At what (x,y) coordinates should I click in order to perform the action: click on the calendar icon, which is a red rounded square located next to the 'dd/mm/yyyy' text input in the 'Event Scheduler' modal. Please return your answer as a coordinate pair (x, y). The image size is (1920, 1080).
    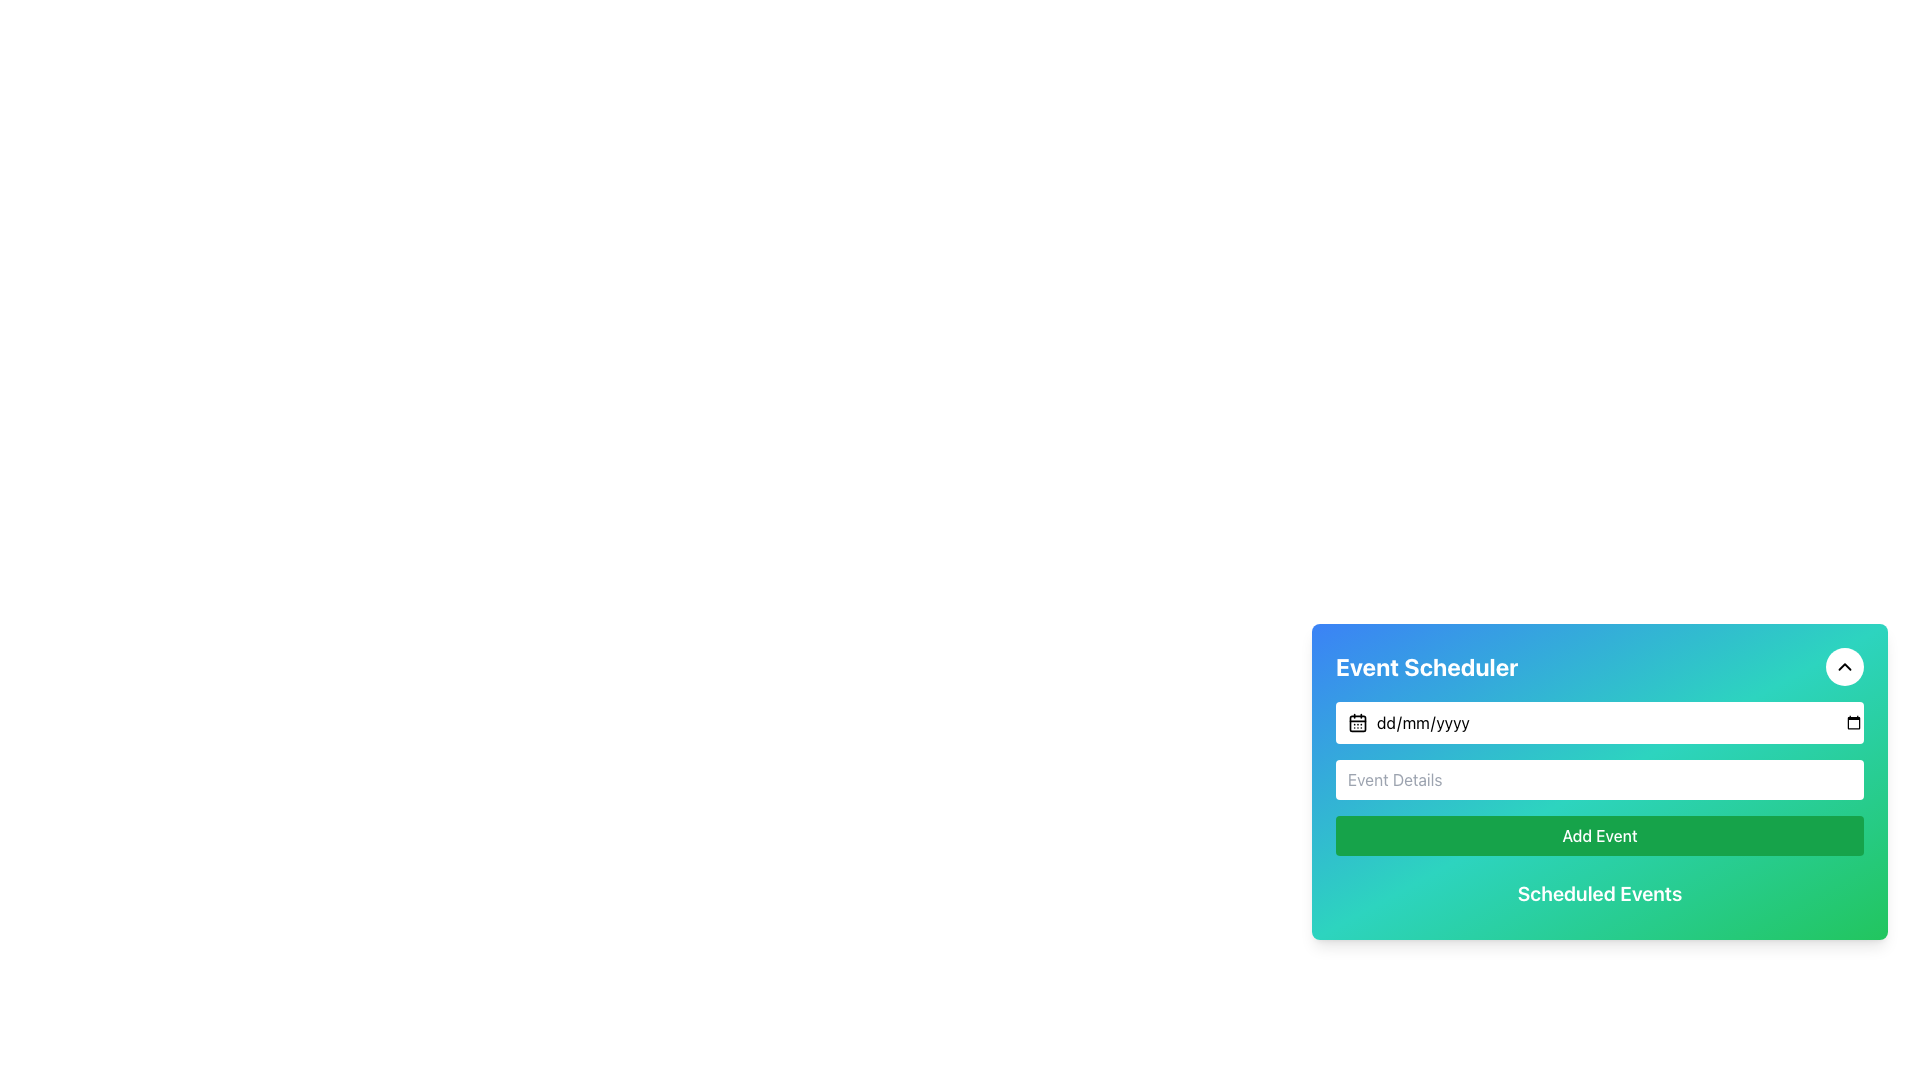
    Looking at the image, I should click on (1358, 722).